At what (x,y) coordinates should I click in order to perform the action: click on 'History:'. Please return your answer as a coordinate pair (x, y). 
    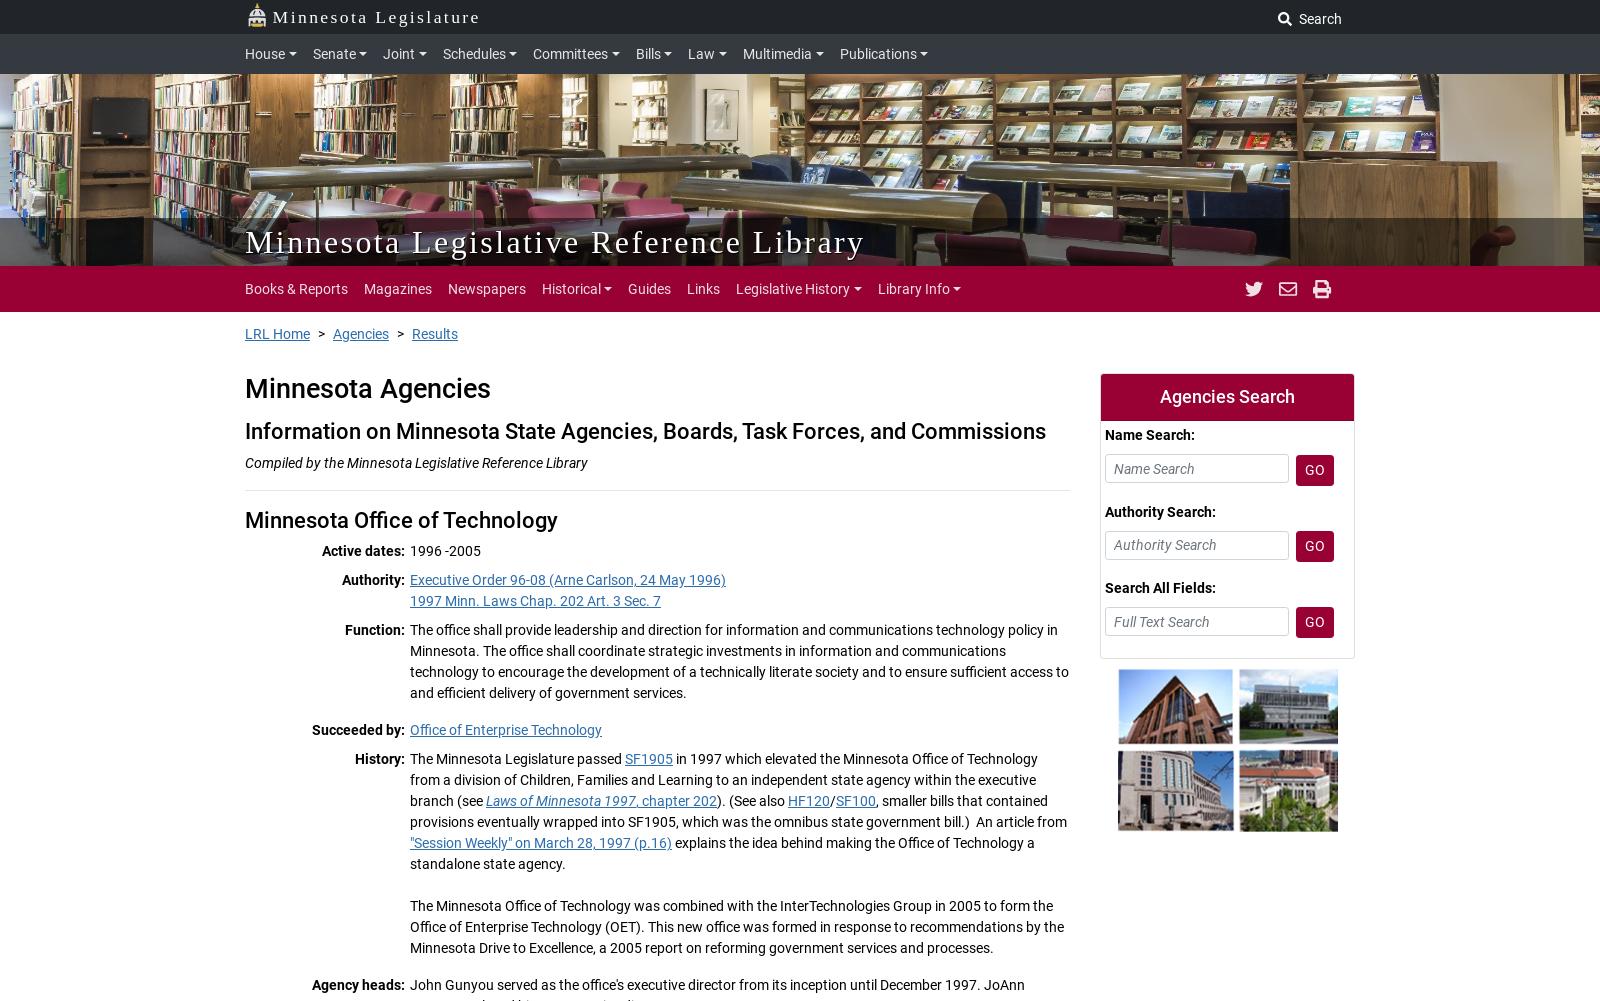
    Looking at the image, I should click on (380, 758).